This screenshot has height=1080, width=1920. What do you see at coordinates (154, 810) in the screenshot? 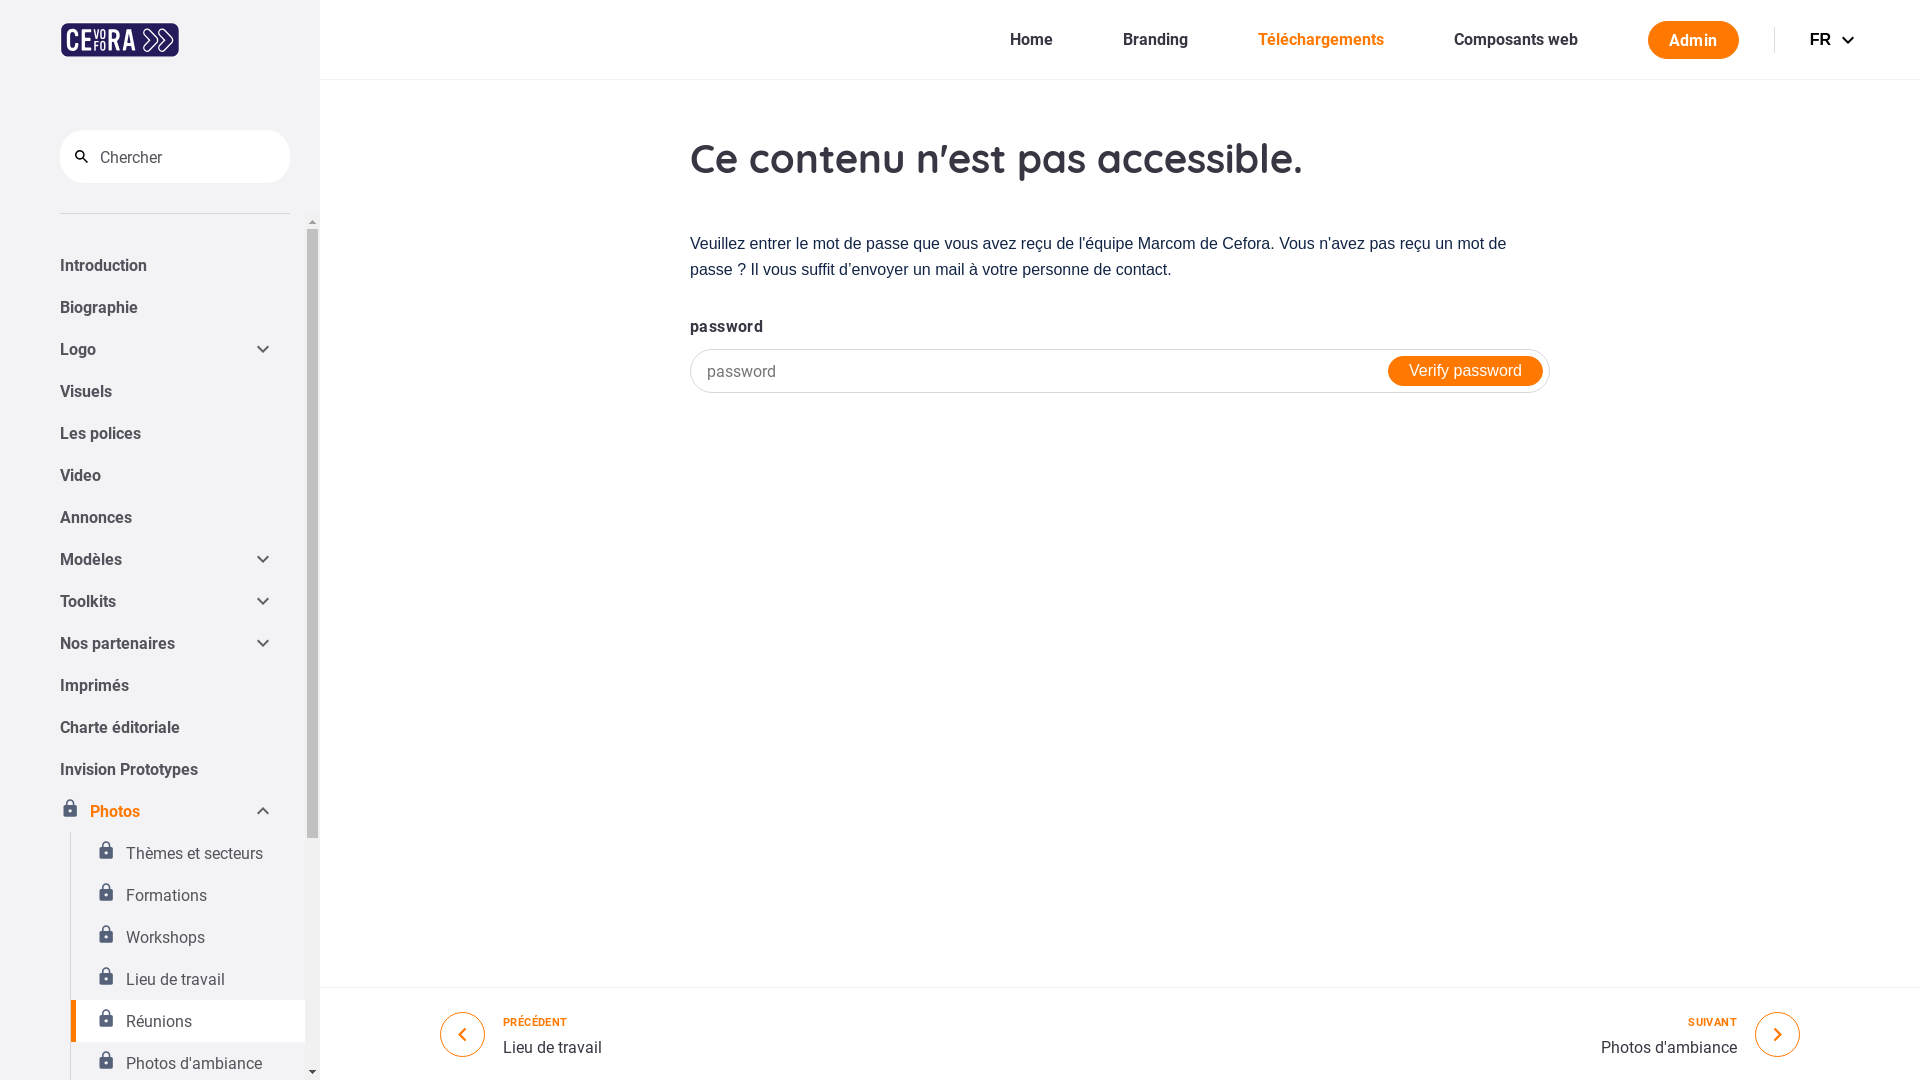
I see `'Photos'` at bounding box center [154, 810].